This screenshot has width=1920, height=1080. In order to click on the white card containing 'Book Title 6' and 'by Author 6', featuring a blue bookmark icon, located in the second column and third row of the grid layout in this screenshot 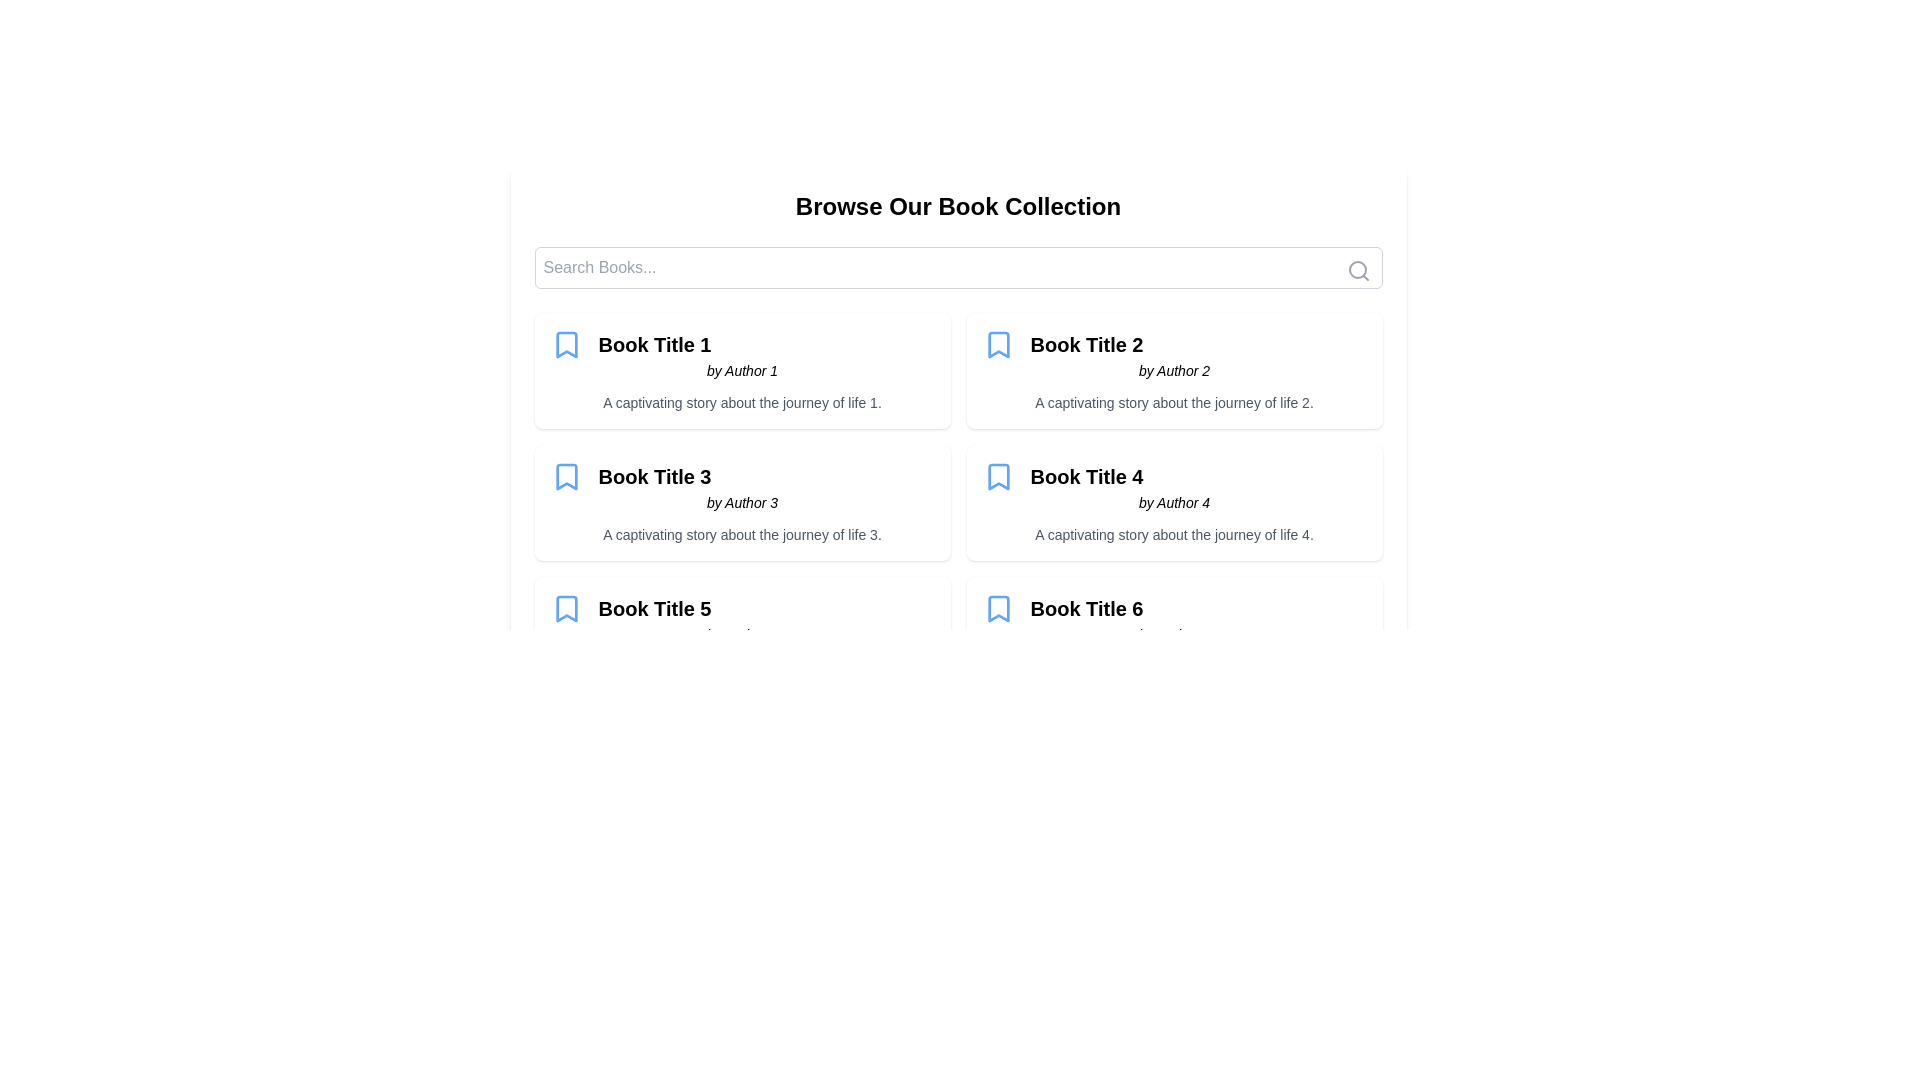, I will do `click(1174, 635)`.